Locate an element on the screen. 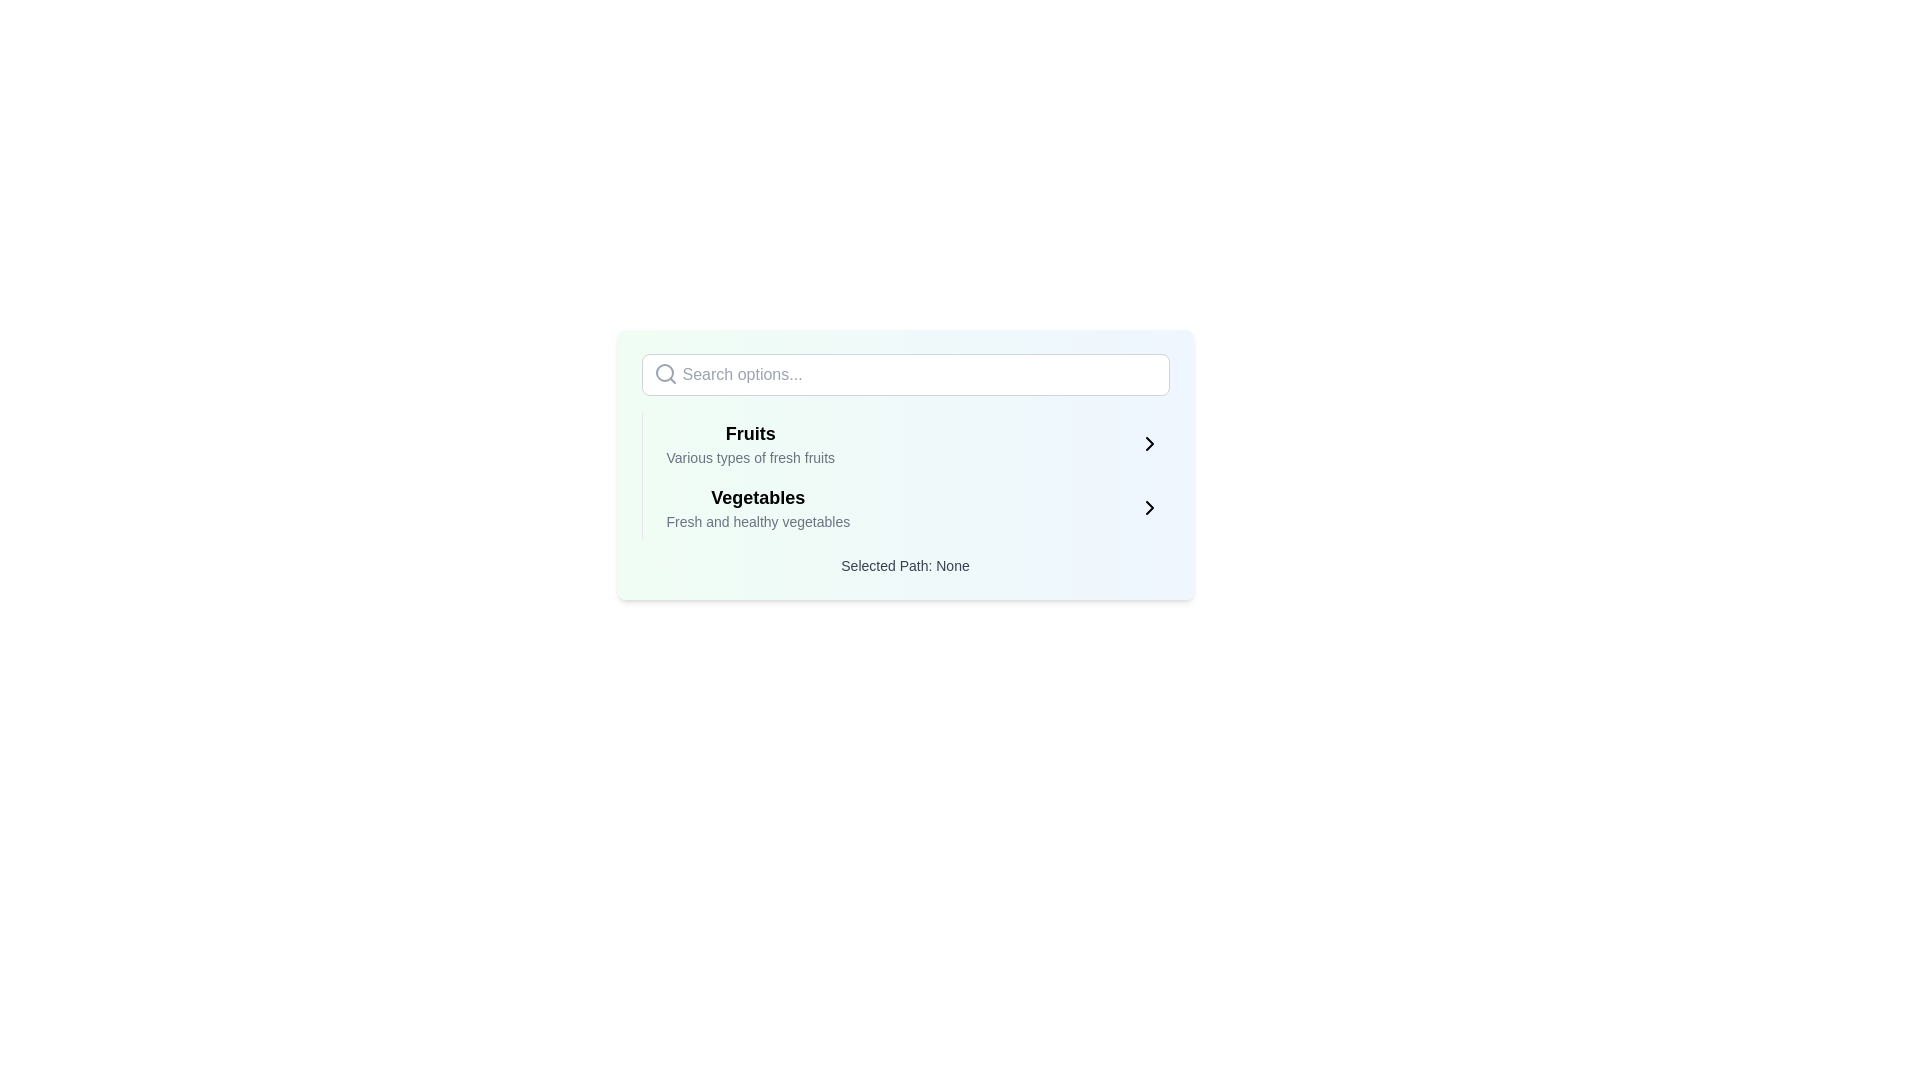 The height and width of the screenshot is (1080, 1920). first selectable item in the list labeled 'Fruits' using a developer tool is located at coordinates (912, 442).